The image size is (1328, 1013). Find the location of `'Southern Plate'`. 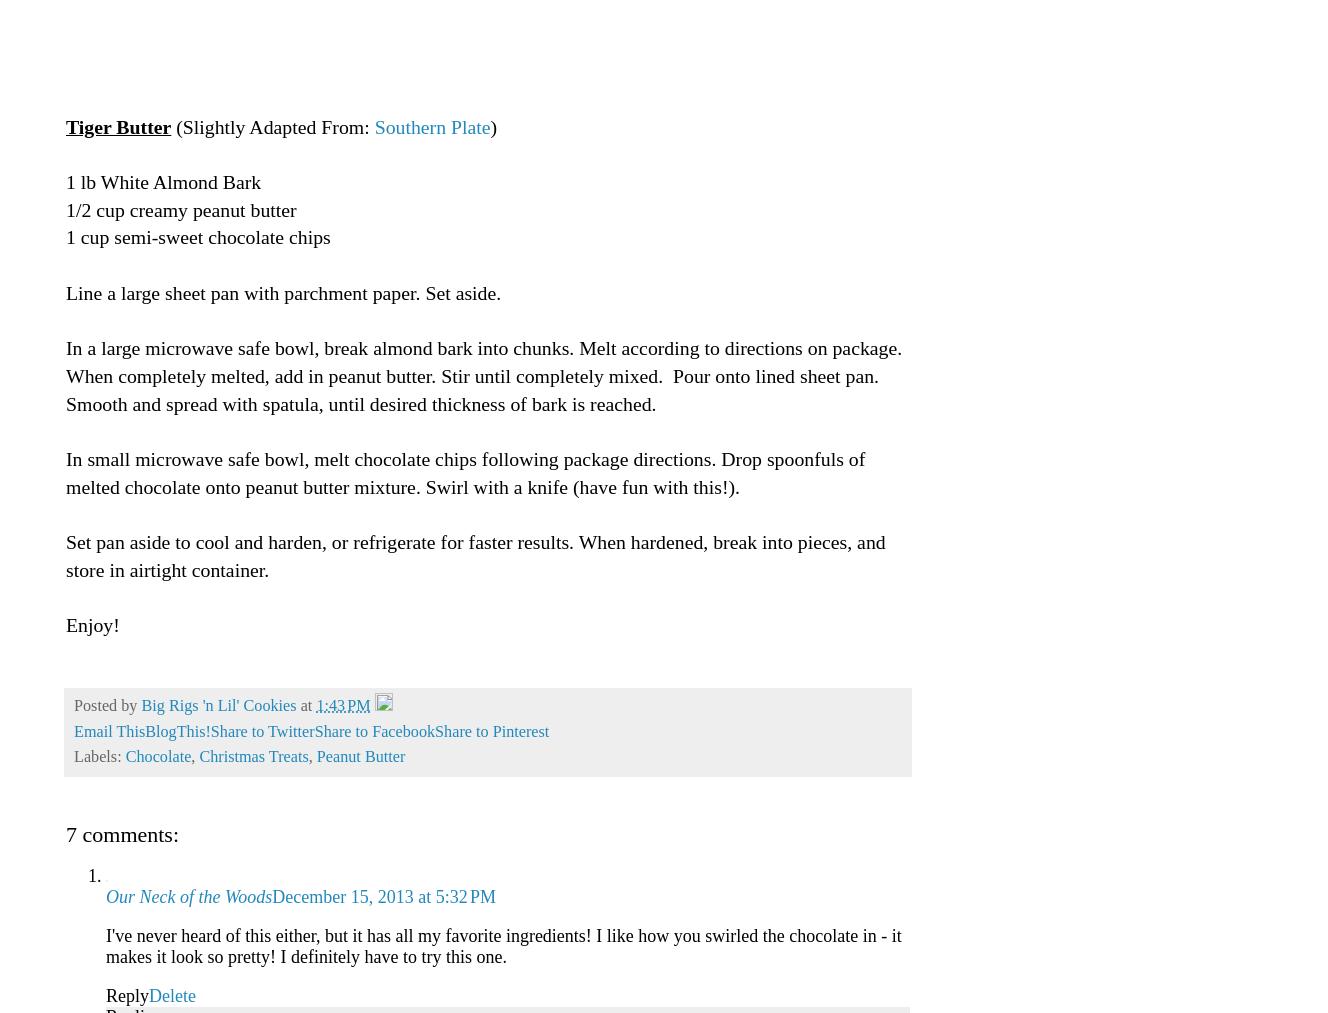

'Southern Plate' is located at coordinates (431, 126).